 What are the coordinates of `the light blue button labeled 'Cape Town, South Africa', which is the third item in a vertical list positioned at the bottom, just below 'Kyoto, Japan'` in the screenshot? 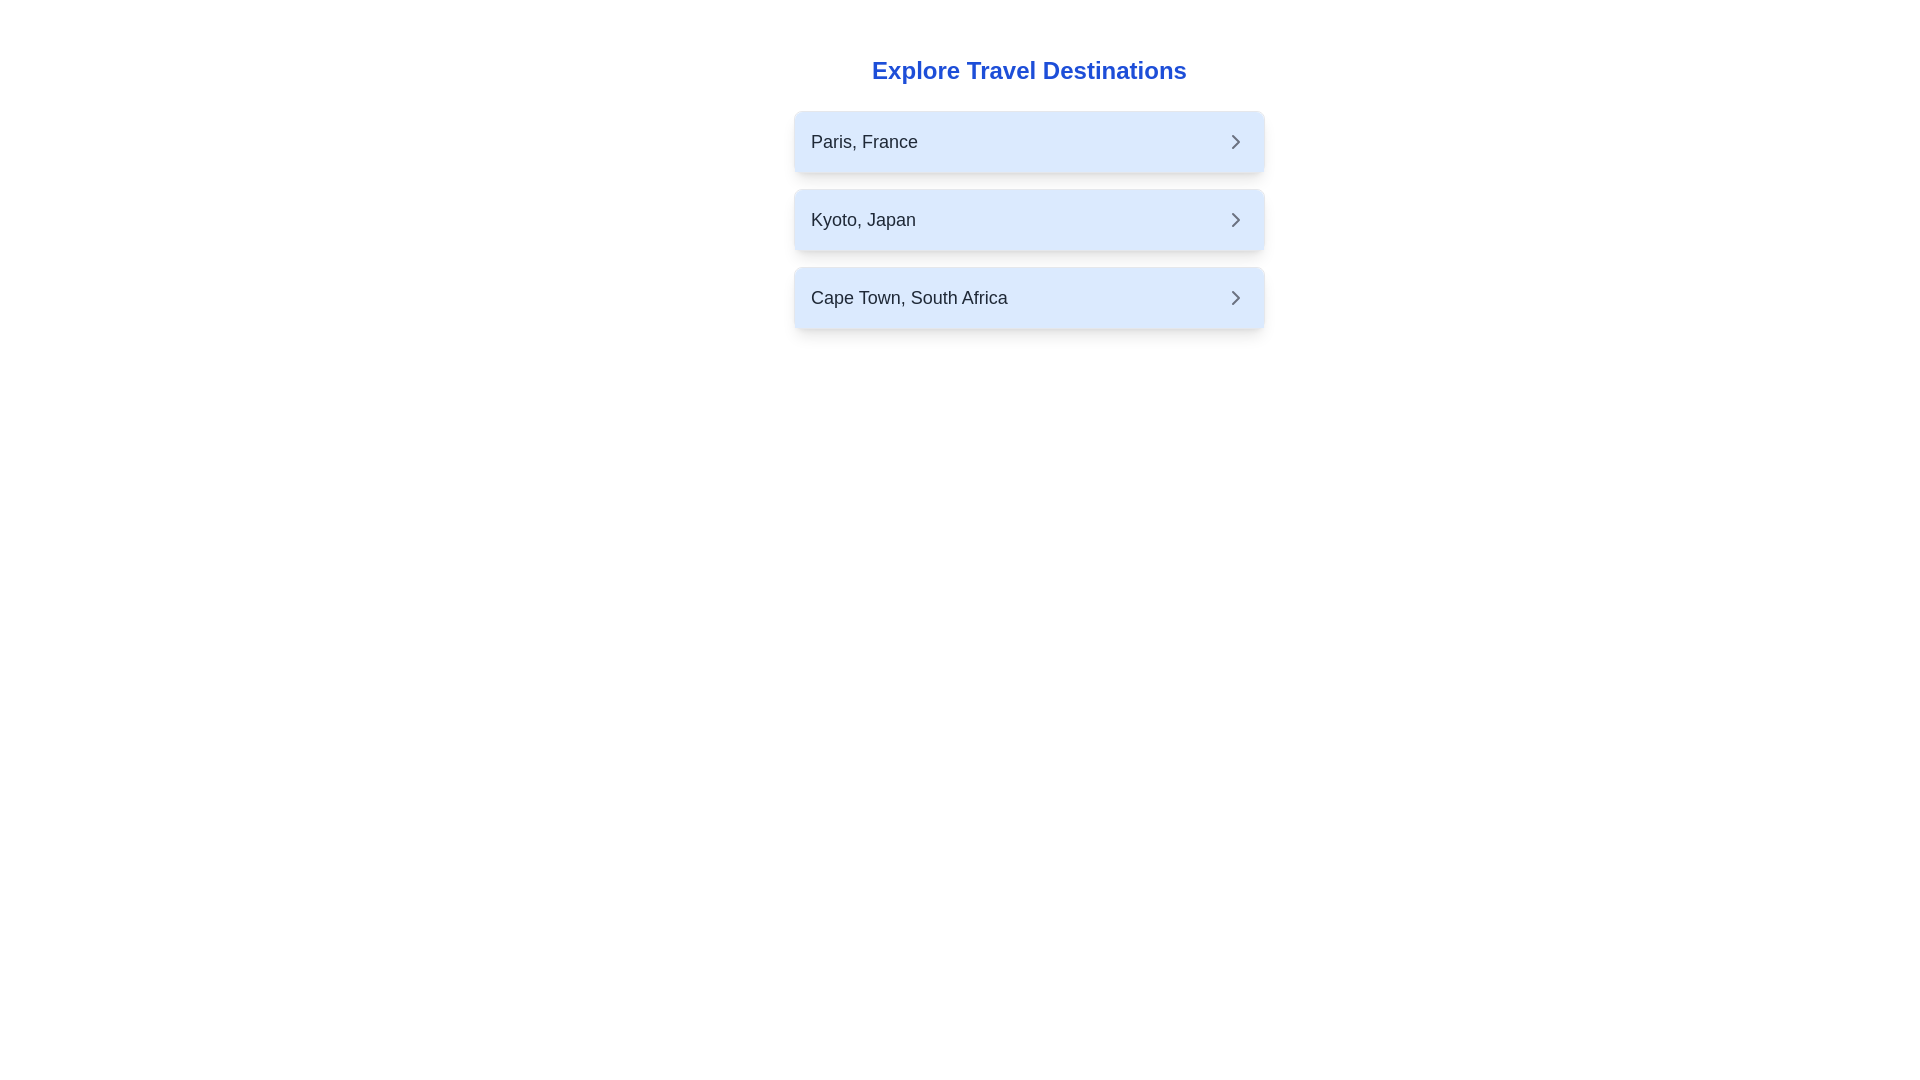 It's located at (1029, 297).